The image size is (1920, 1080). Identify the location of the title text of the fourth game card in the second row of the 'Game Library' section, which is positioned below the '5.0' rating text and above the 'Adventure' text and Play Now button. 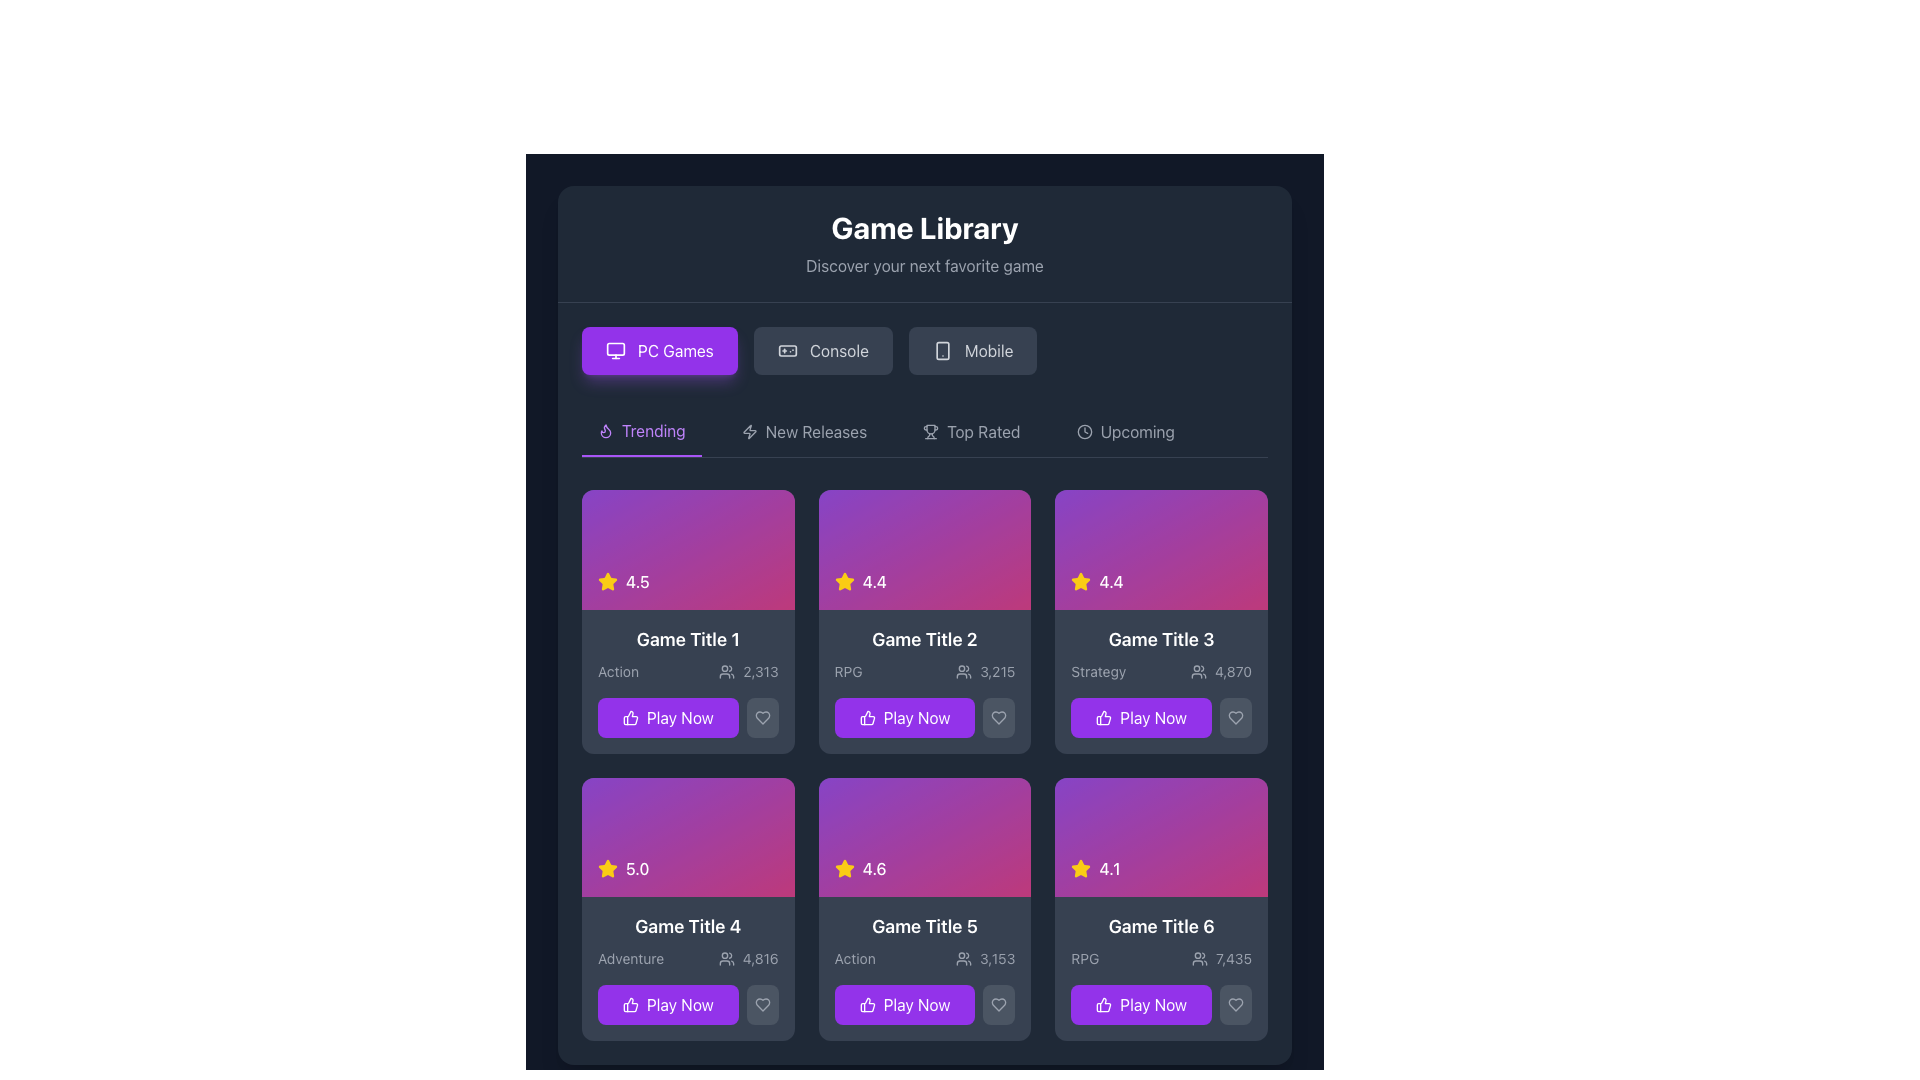
(688, 927).